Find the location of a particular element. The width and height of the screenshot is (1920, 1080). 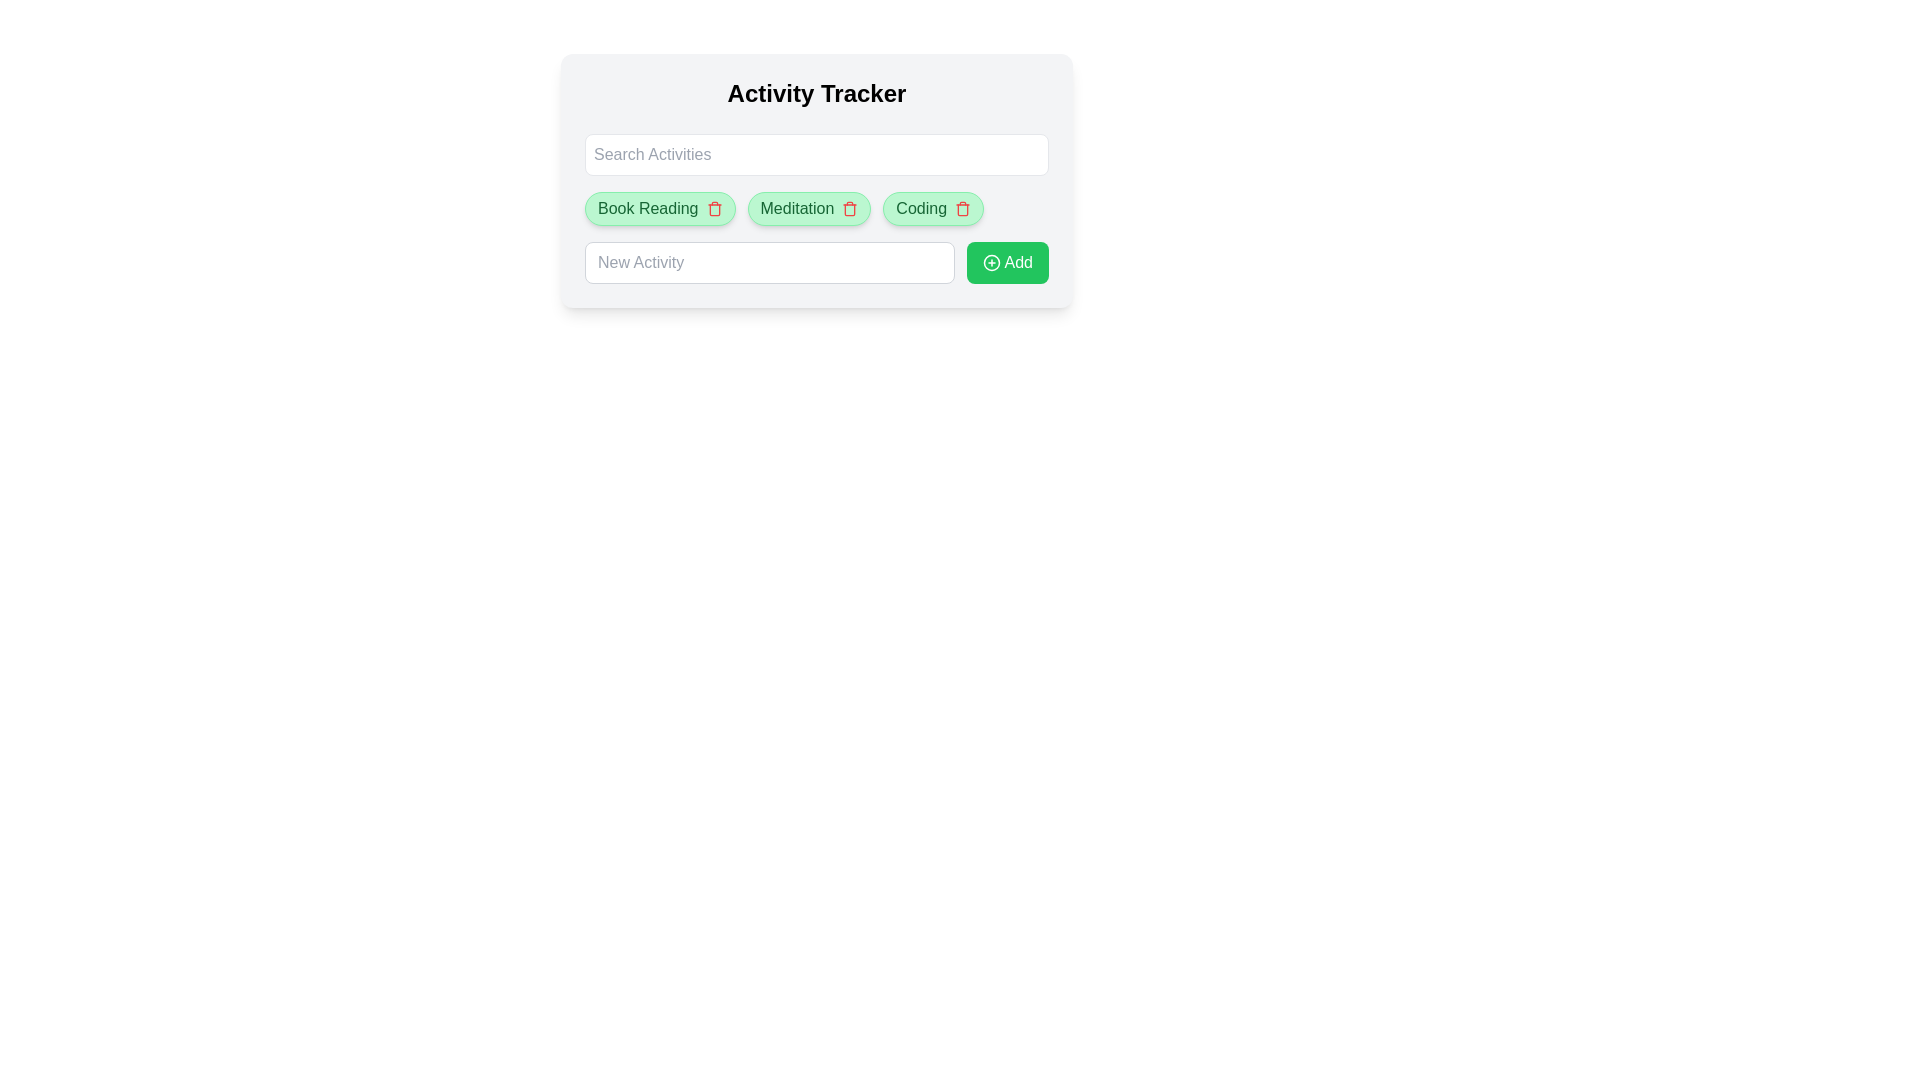

the 'Meditation' text label within the activity tracking interface is located at coordinates (796, 208).